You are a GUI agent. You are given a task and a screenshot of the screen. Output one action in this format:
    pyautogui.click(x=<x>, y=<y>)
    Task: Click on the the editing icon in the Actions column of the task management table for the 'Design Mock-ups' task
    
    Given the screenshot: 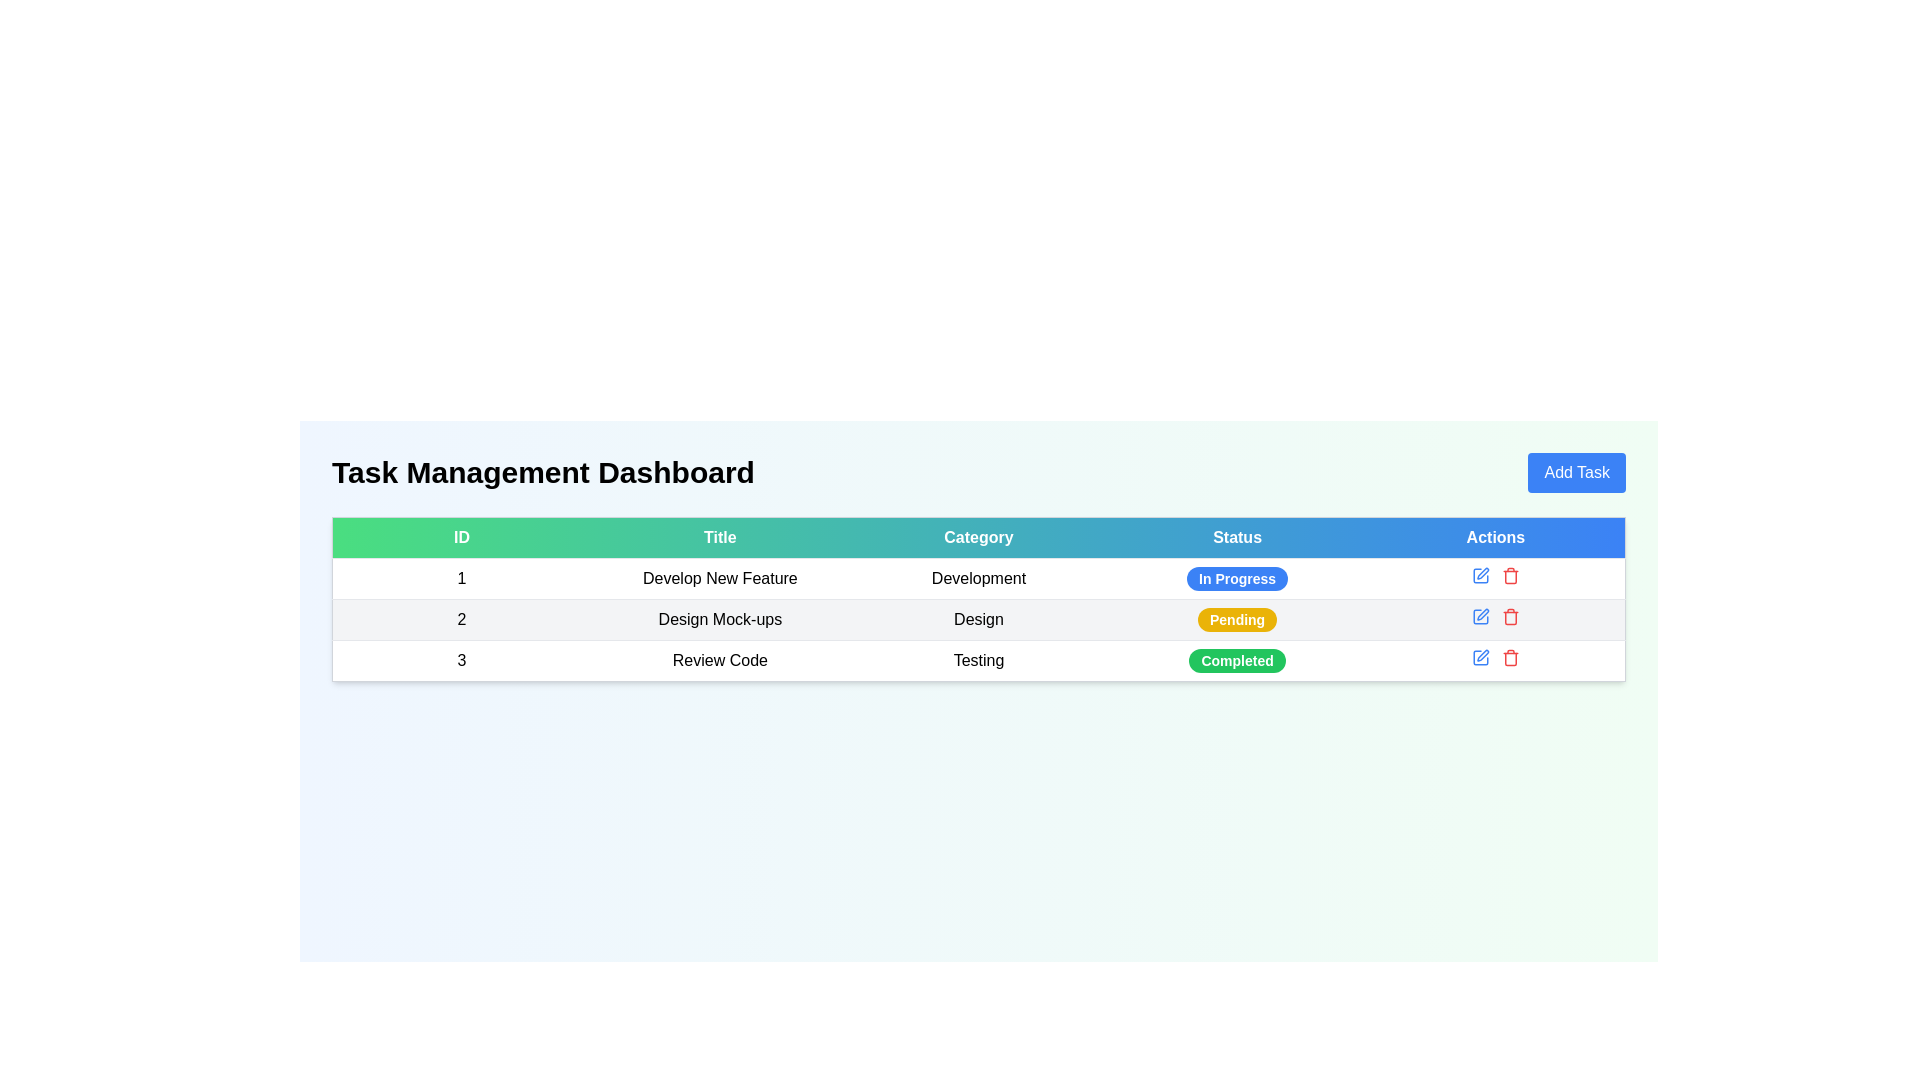 What is the action you would take?
    pyautogui.click(x=1480, y=616)
    